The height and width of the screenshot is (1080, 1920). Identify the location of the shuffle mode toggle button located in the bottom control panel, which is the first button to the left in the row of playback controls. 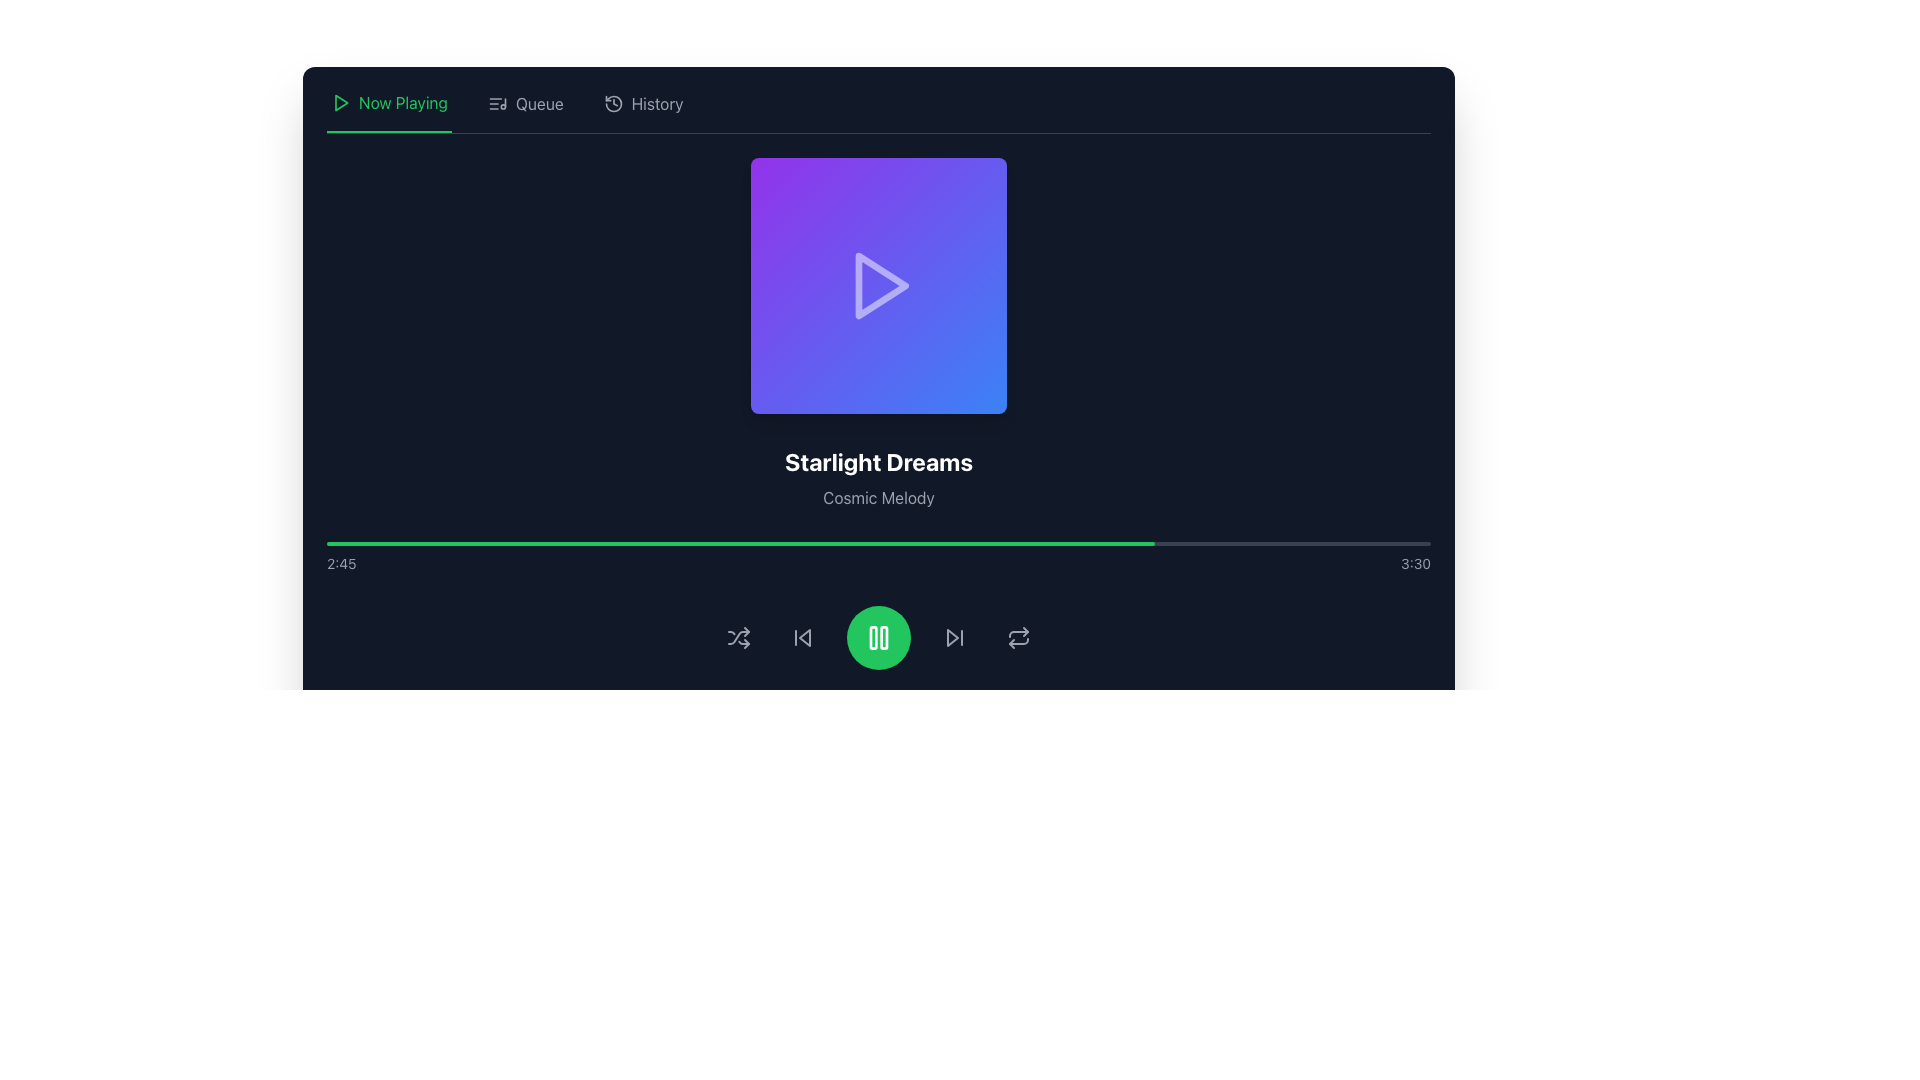
(738, 637).